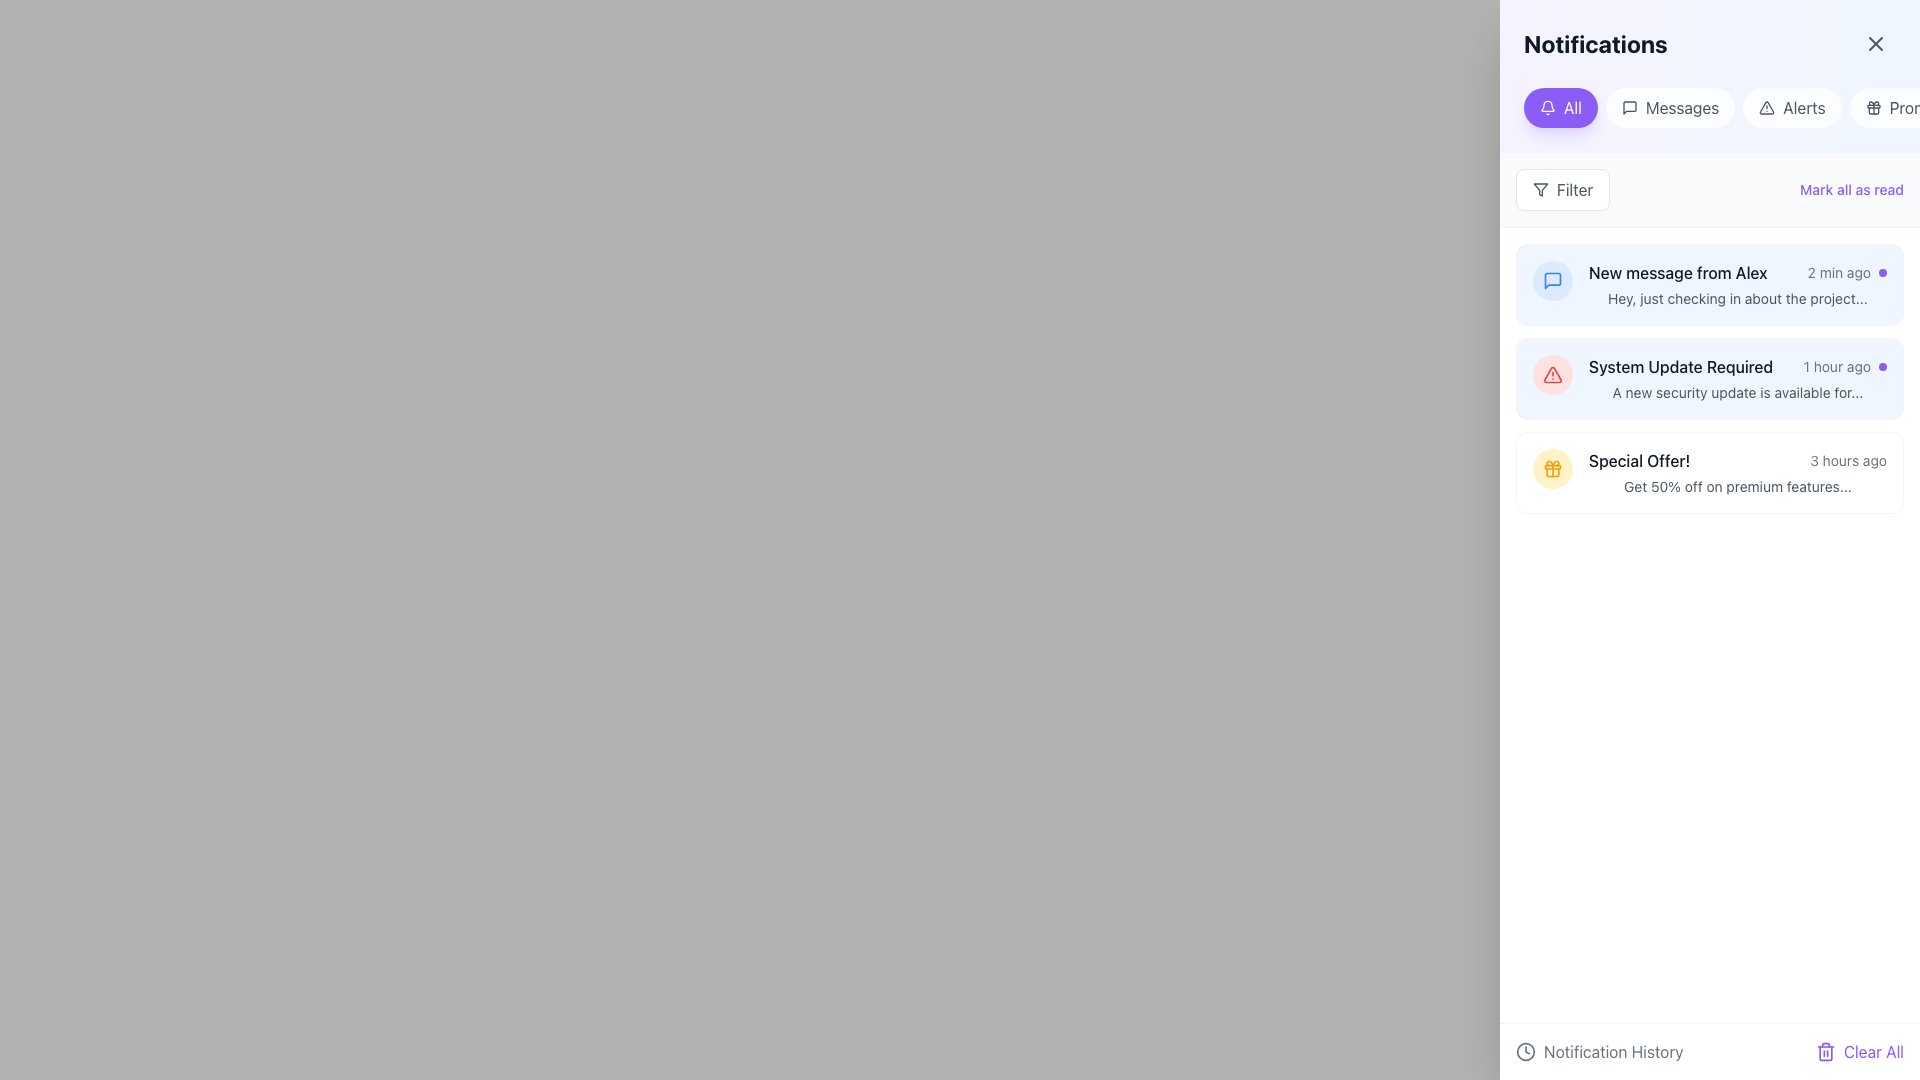  Describe the element at coordinates (1858, 1051) in the screenshot. I see `the 'Clear All' button, which is a violet text label with a trash can icon, located at the far-right position of the horizontal bar at the bottom of the interface` at that location.